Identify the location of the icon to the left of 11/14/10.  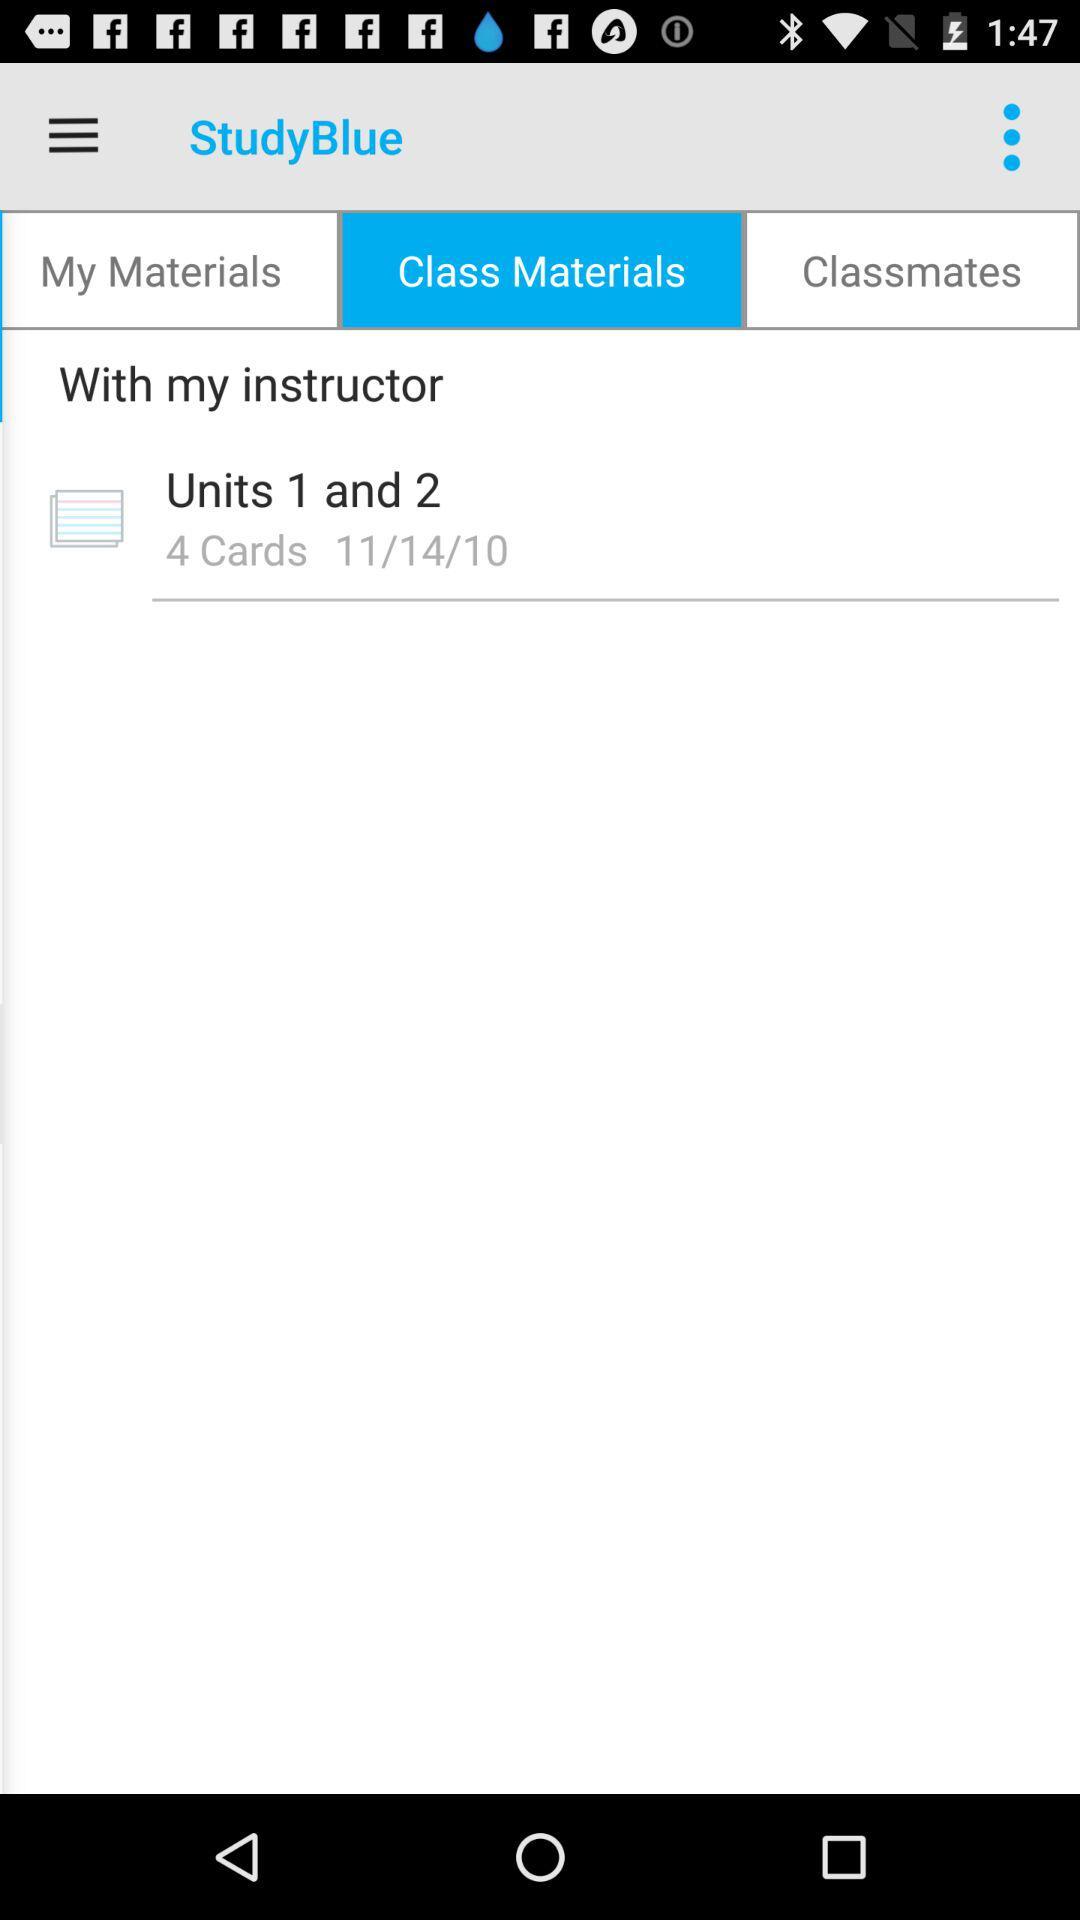
(235, 548).